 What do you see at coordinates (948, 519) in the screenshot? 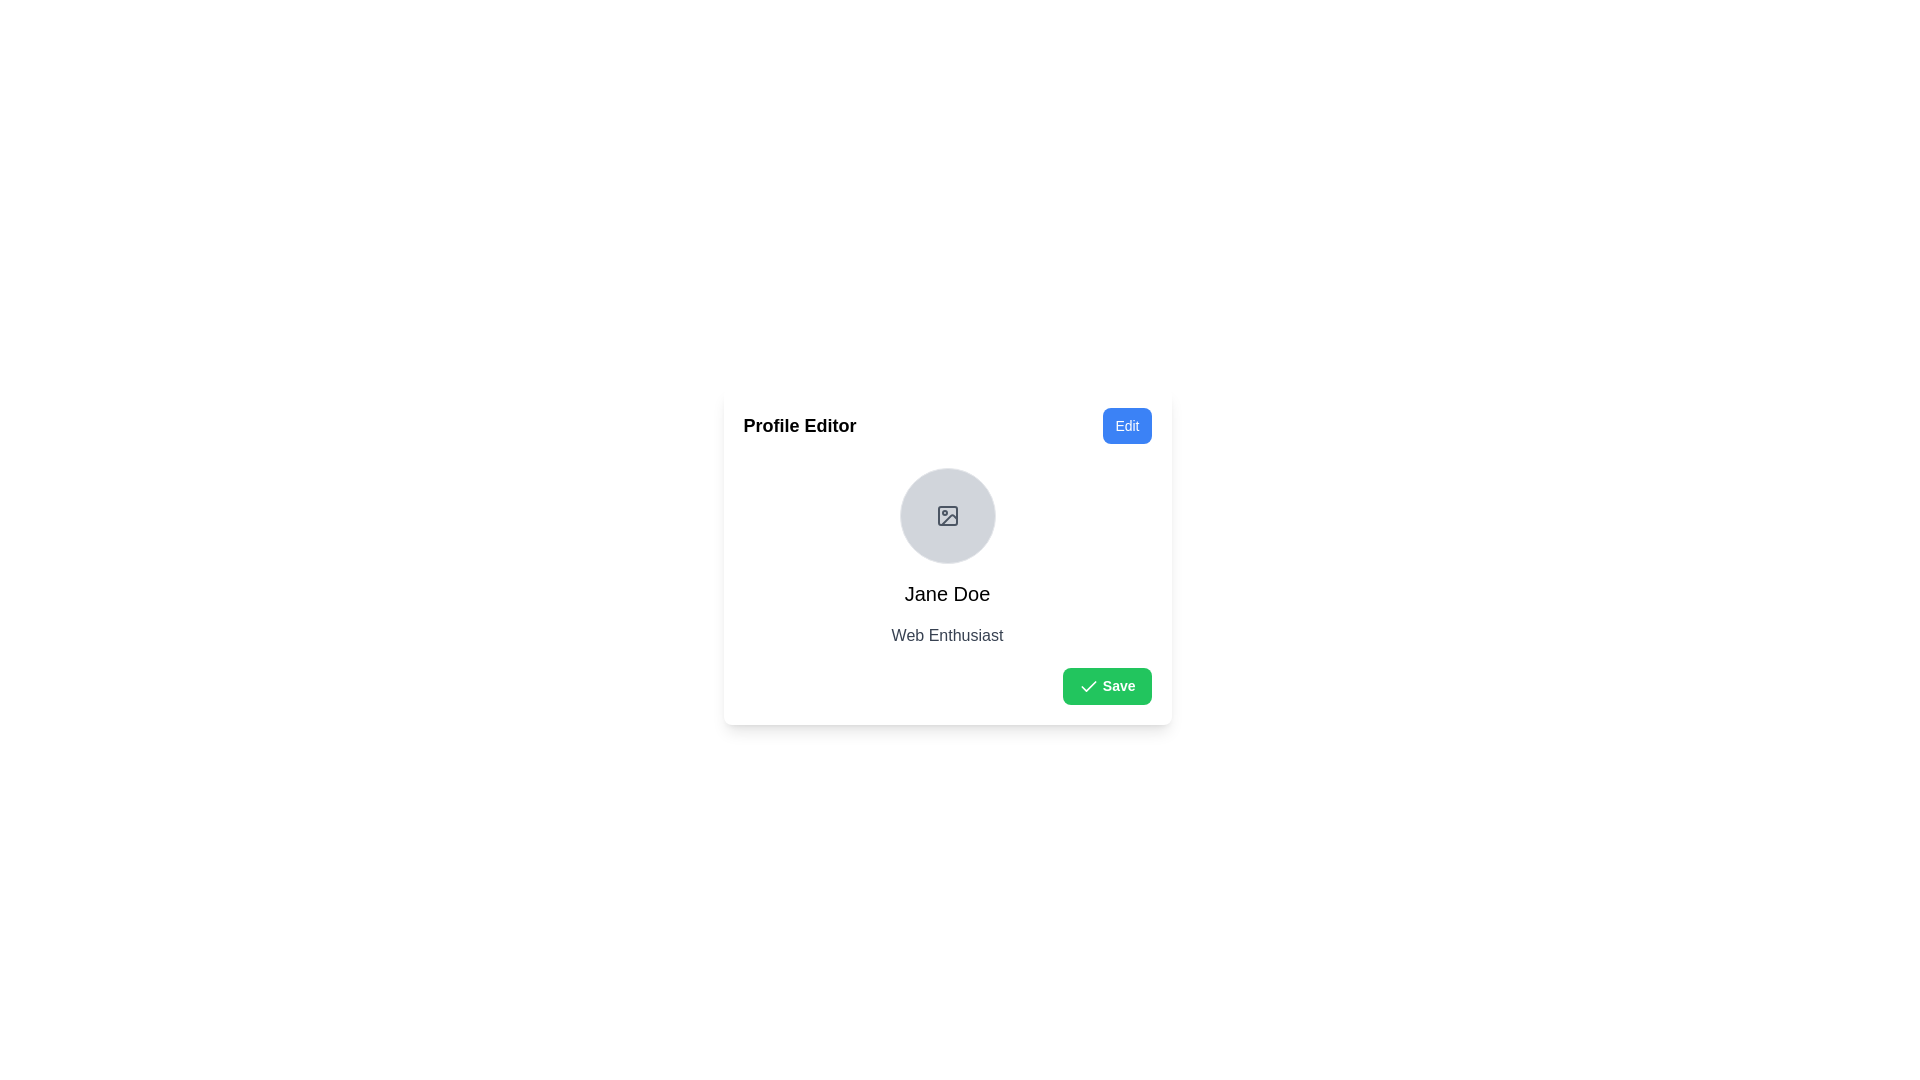
I see `the vector graphic icon resembling a placeholder image located in the profile section above the text 'Jane Doe' and 'Web Enthusiast'` at bounding box center [948, 519].